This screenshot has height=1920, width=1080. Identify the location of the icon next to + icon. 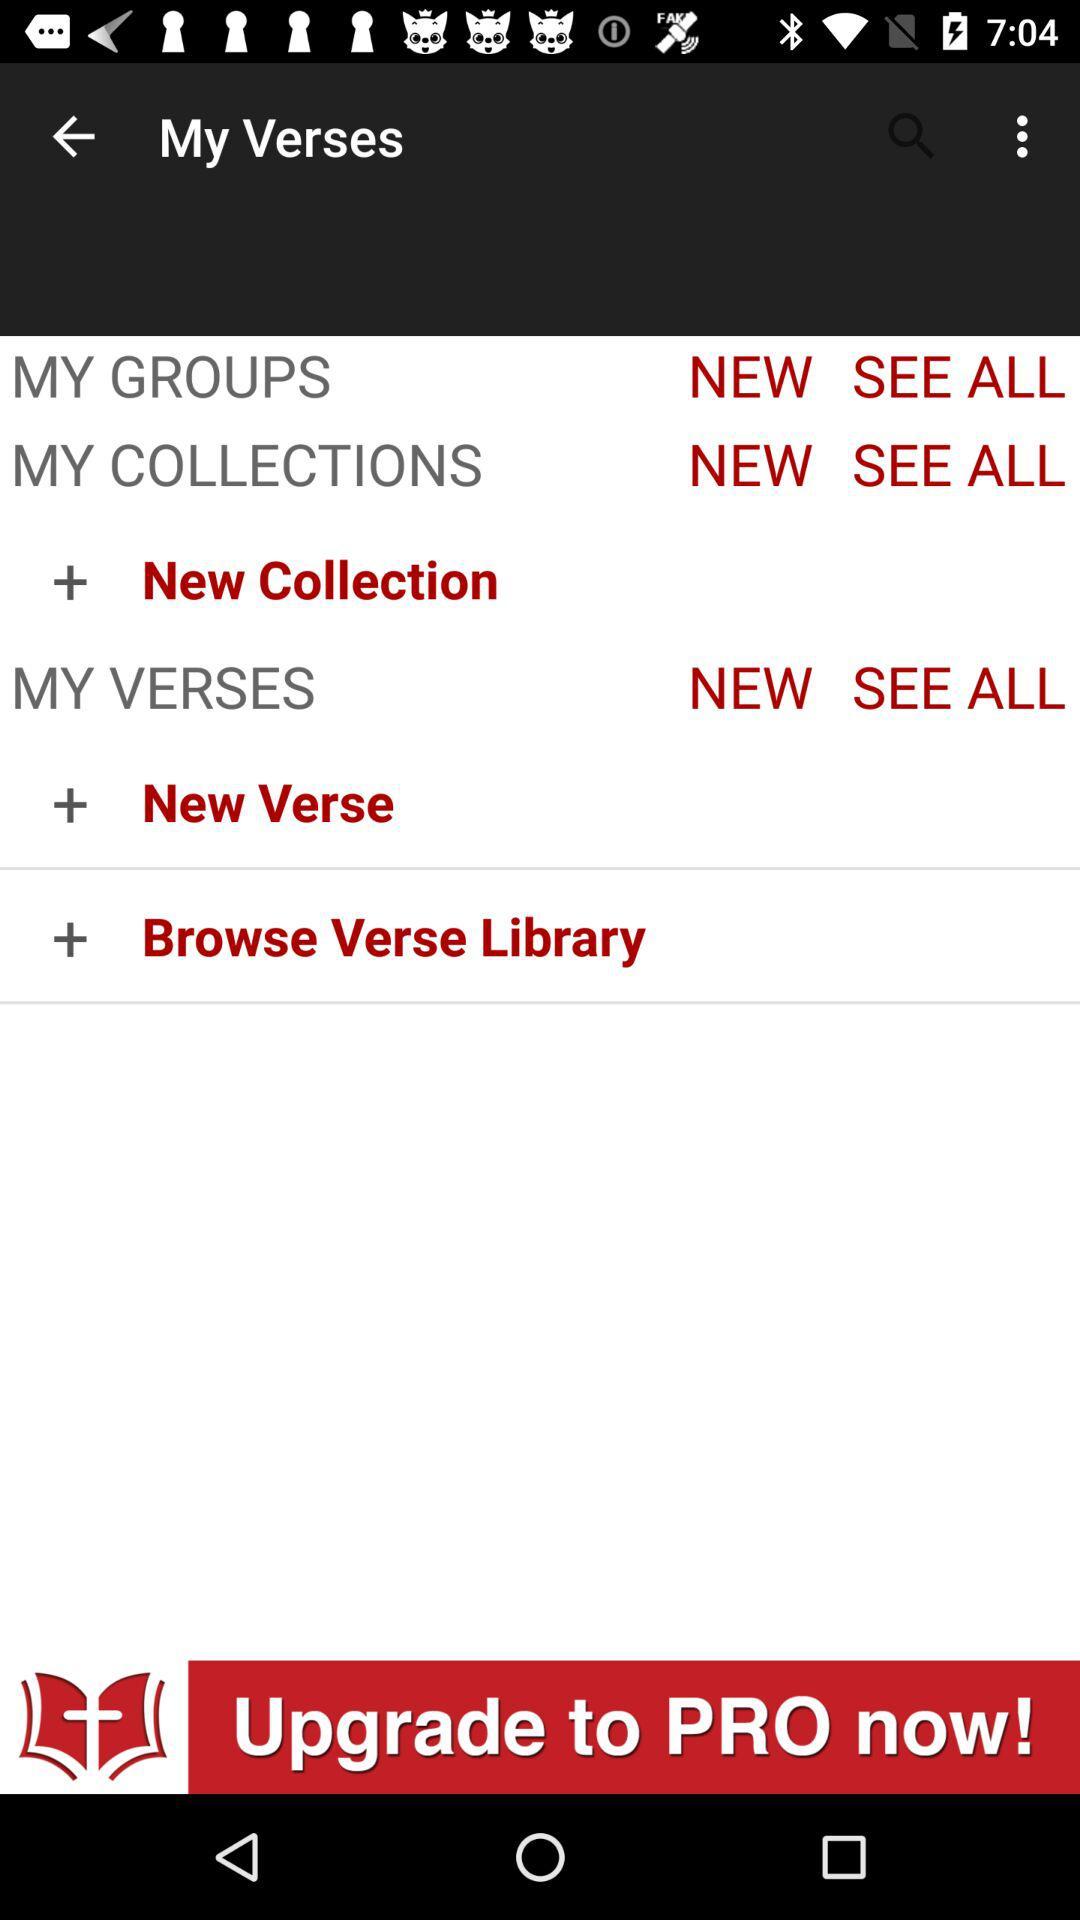
(609, 801).